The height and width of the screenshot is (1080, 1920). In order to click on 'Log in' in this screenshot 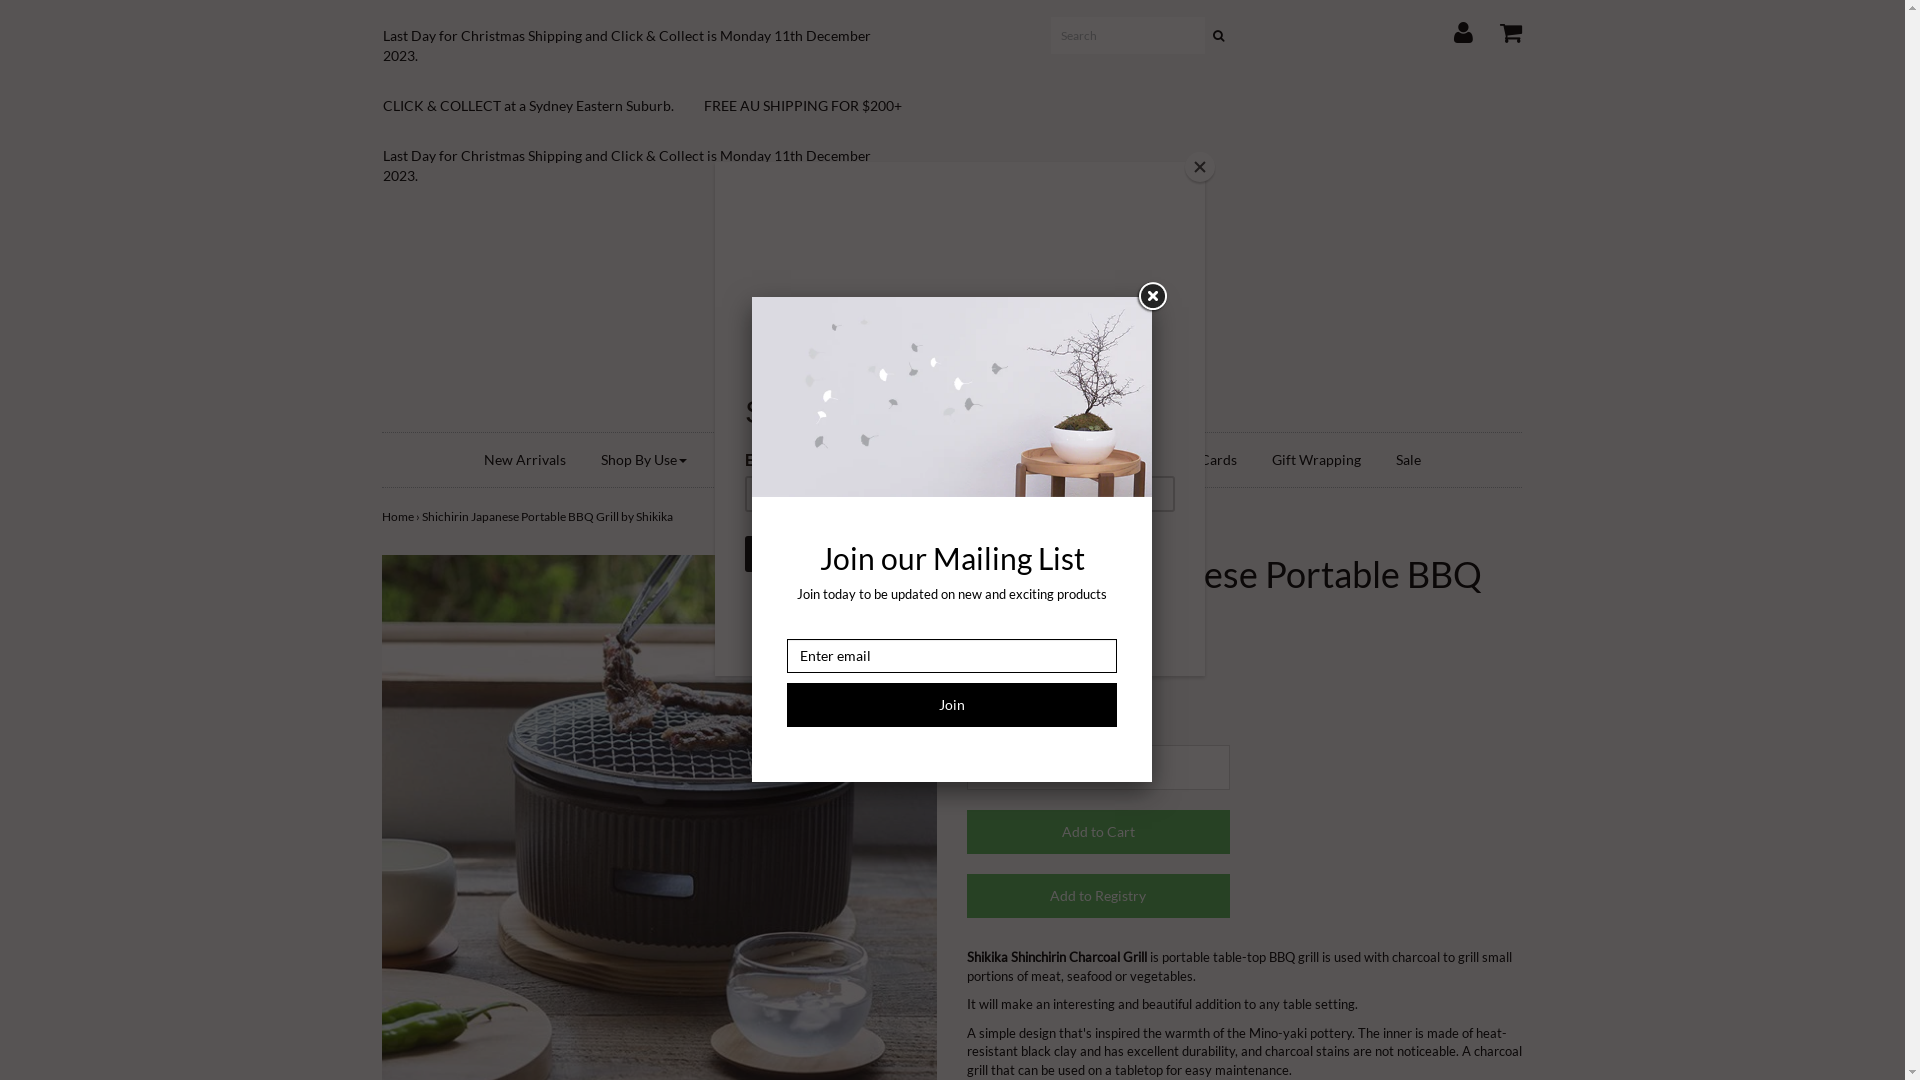, I will do `click(1450, 27)`.